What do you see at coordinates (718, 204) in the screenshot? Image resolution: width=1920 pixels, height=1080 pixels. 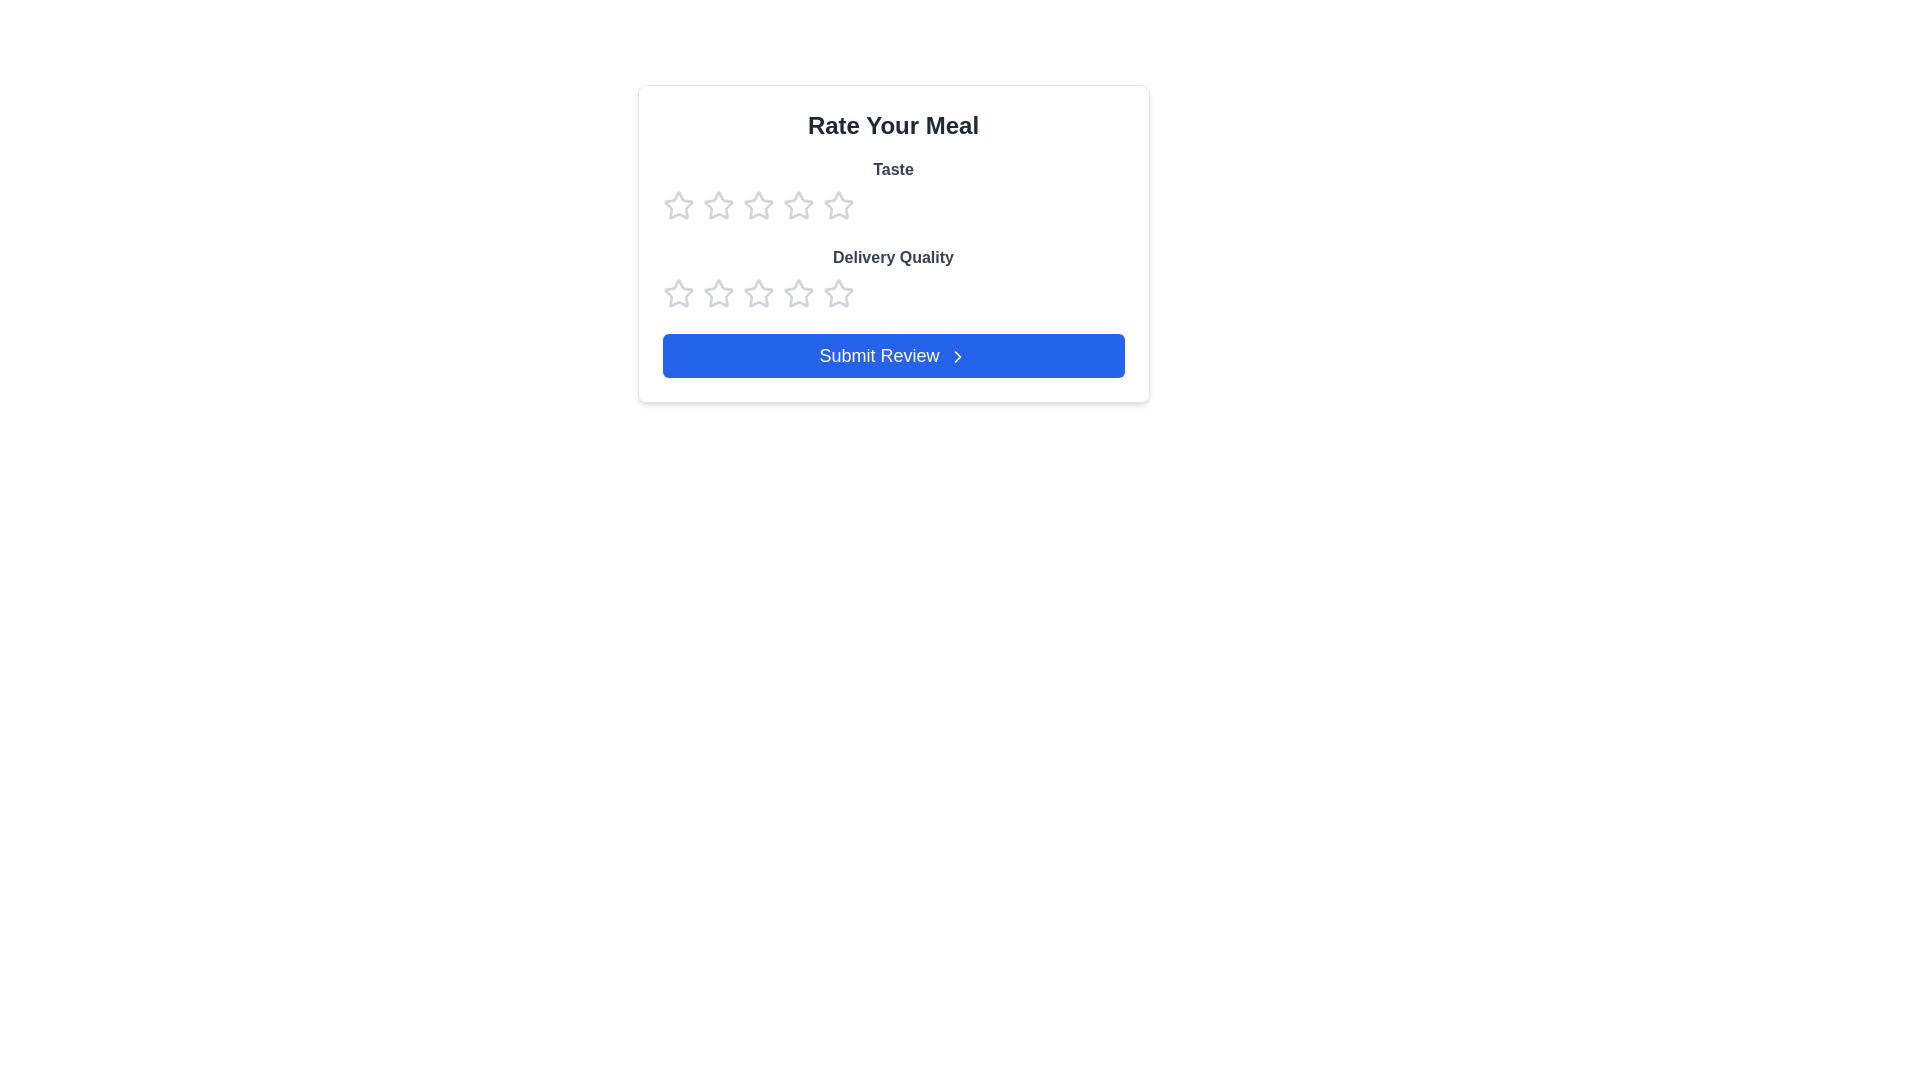 I see `the first rating star for the 'Taste' category` at bounding box center [718, 204].